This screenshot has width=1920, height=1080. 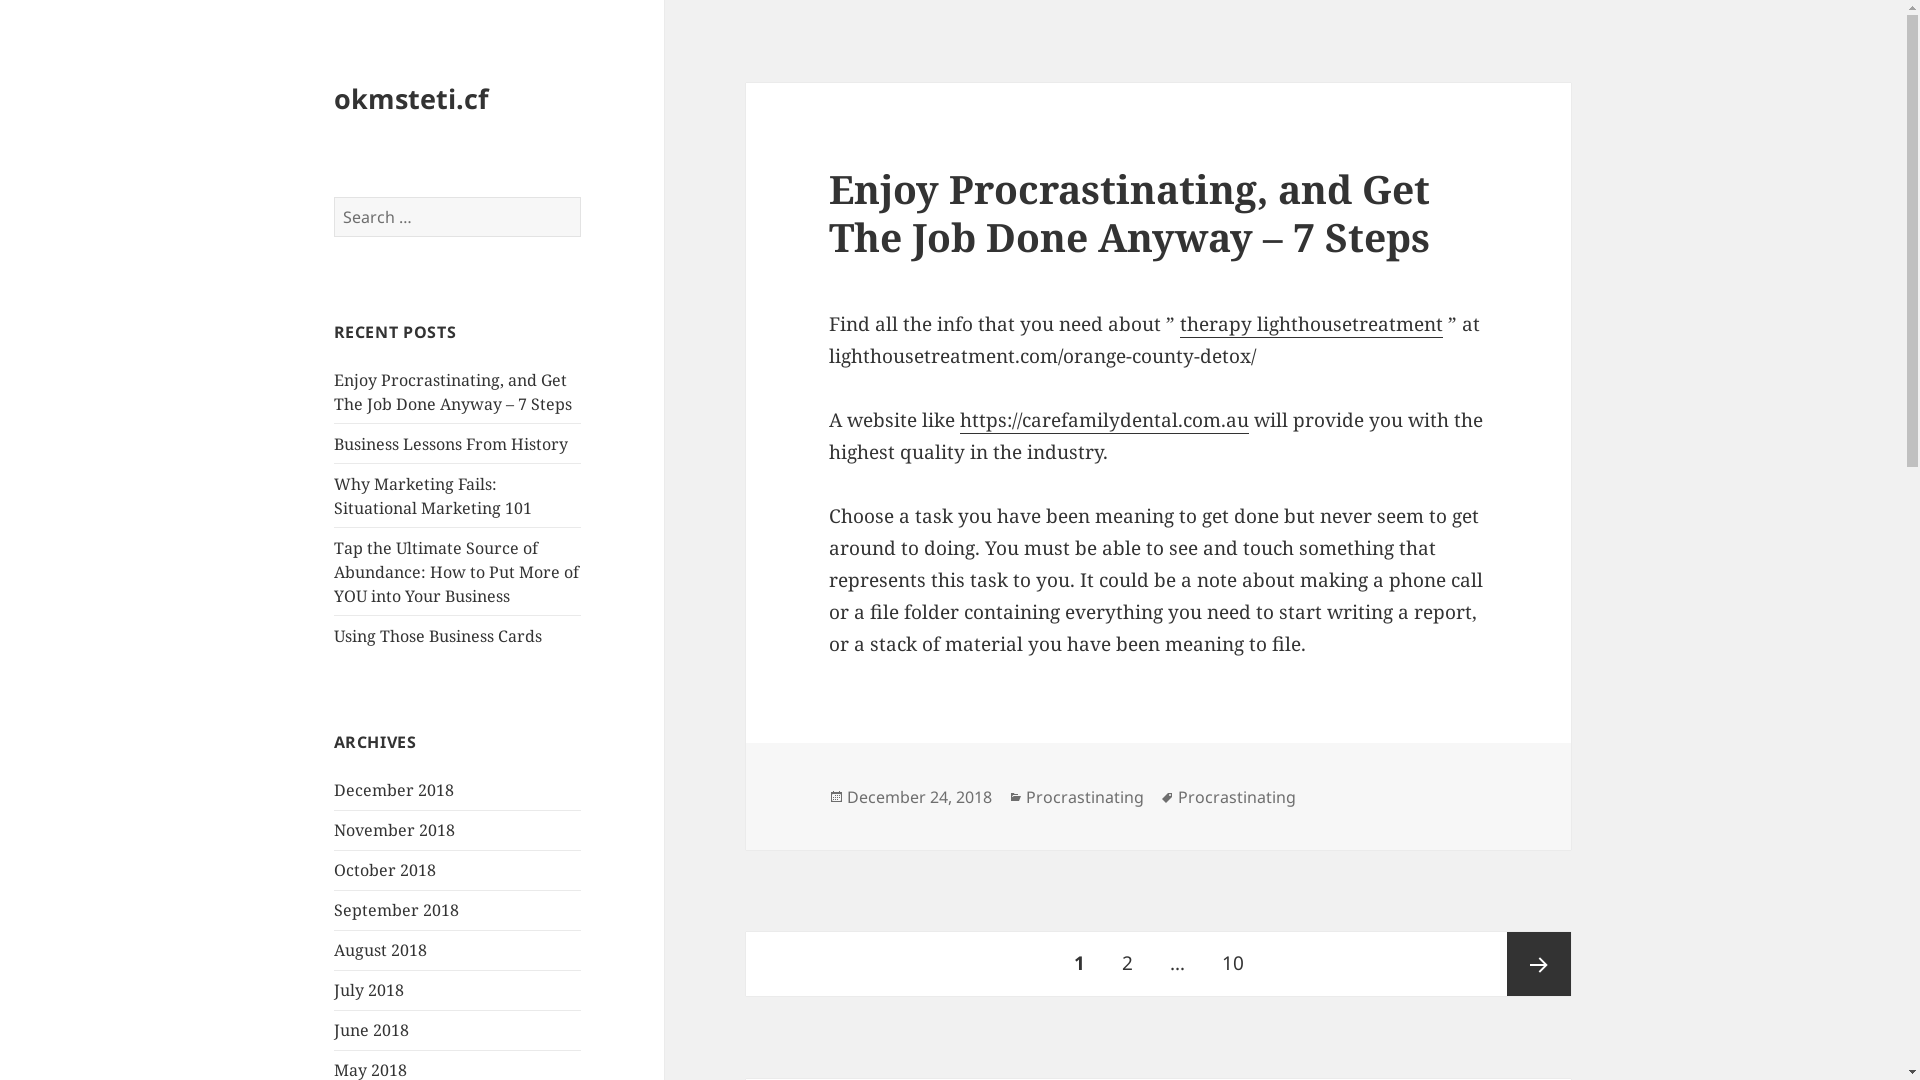 I want to click on 'Search', so click(x=580, y=197).